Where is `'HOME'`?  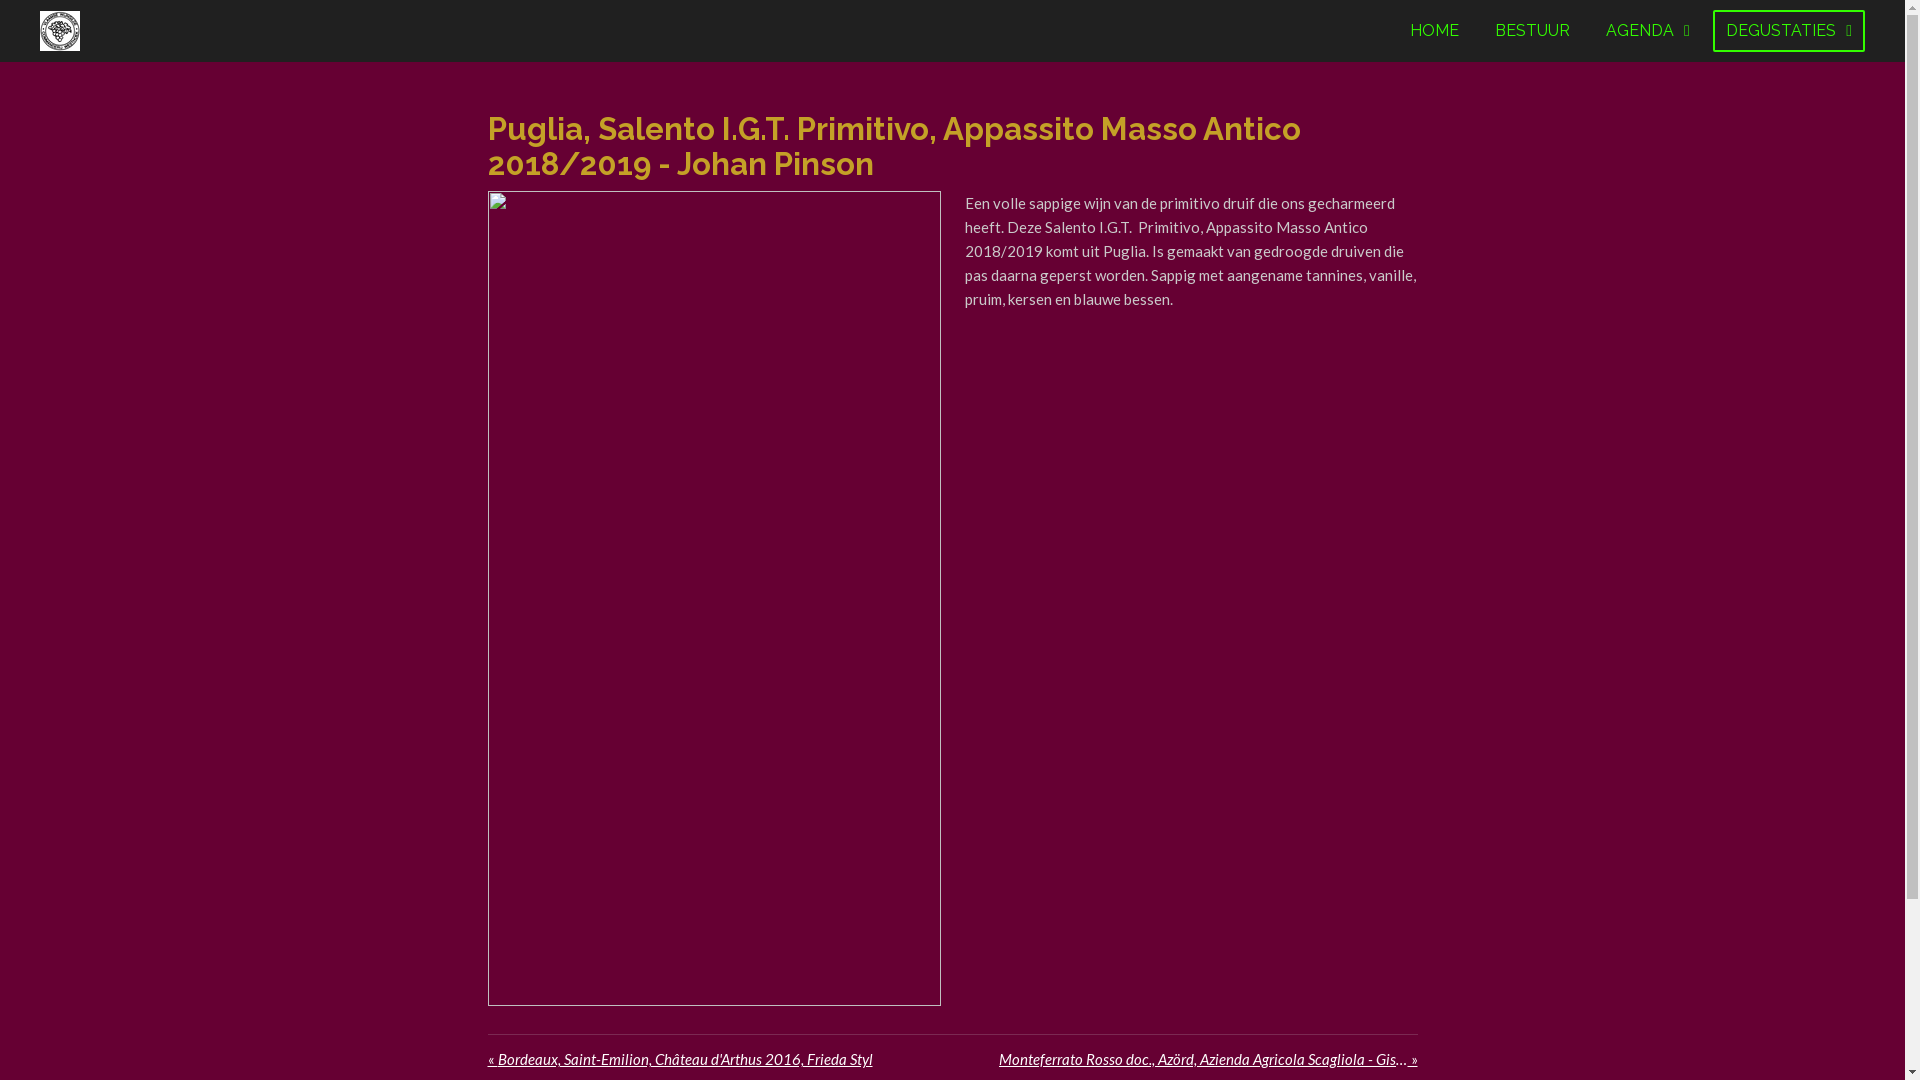 'HOME' is located at coordinates (1395, 30).